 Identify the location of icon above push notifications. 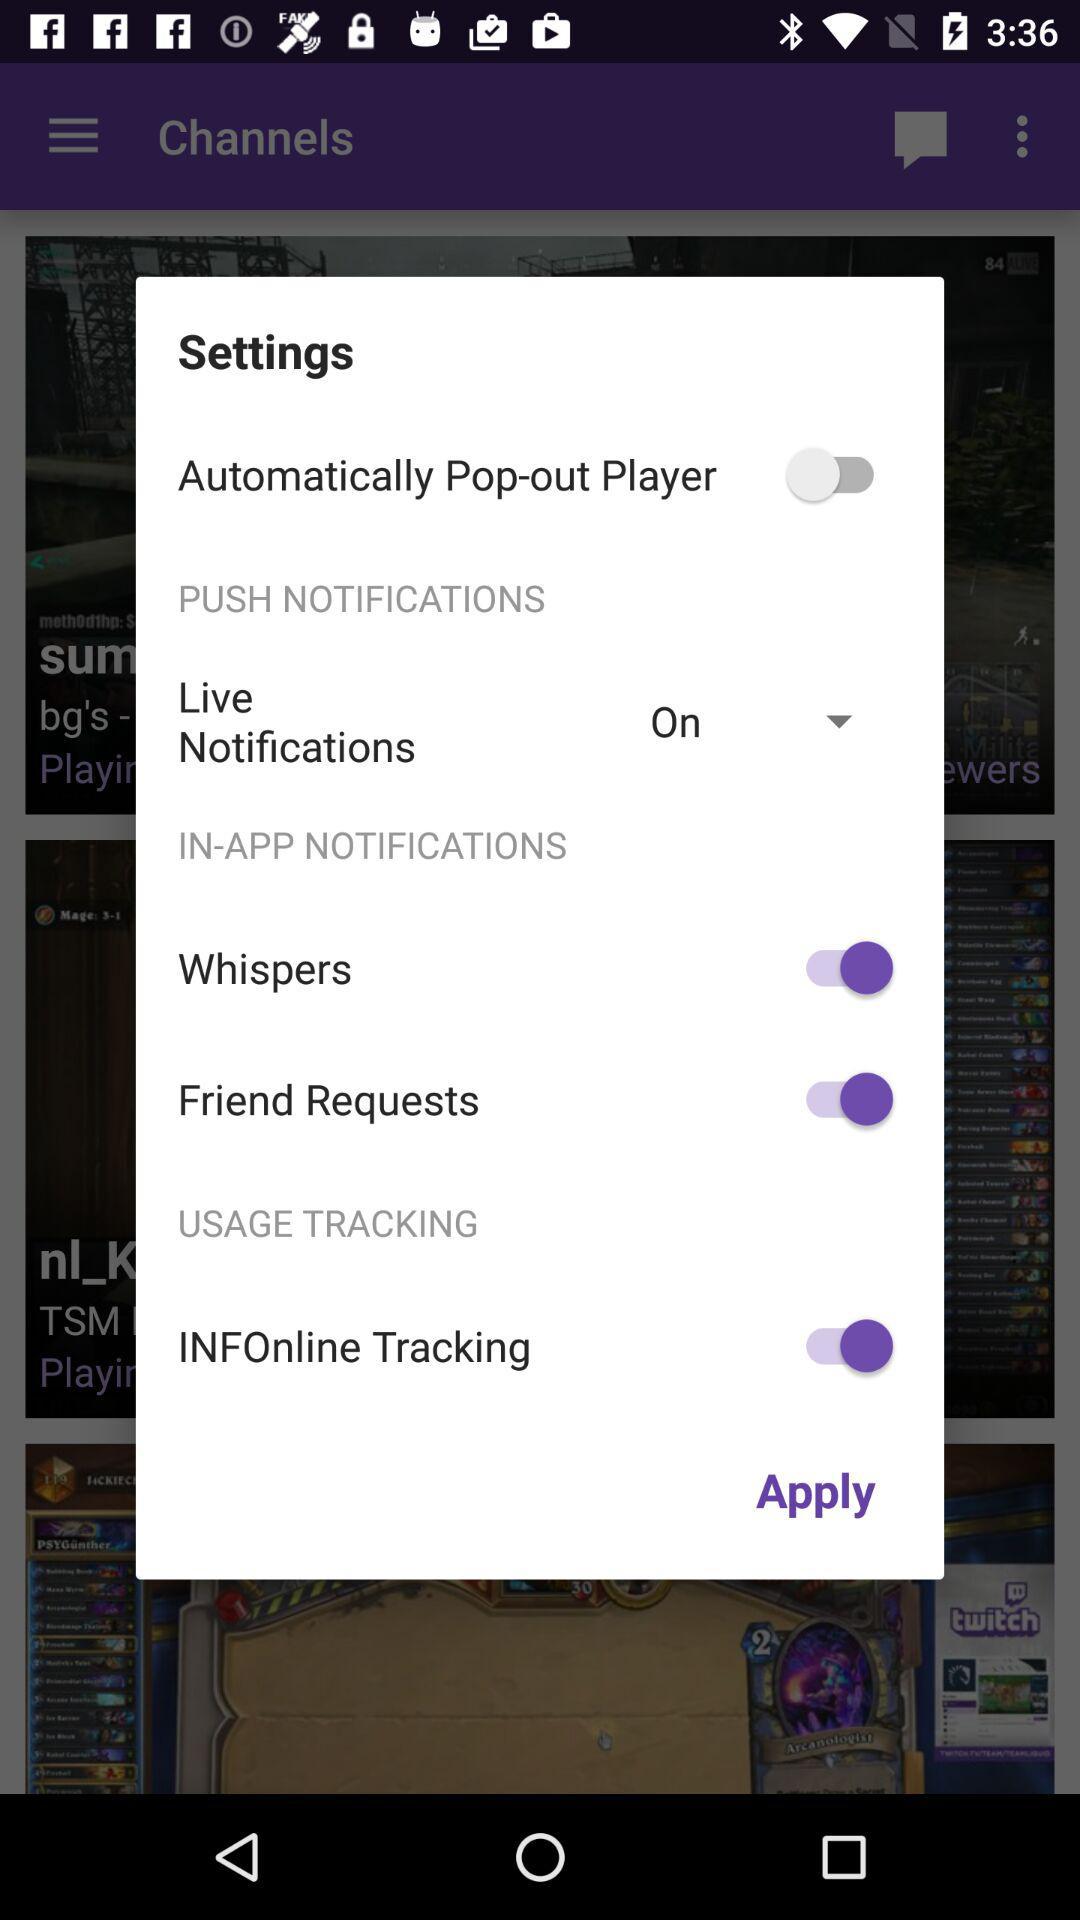
(840, 473).